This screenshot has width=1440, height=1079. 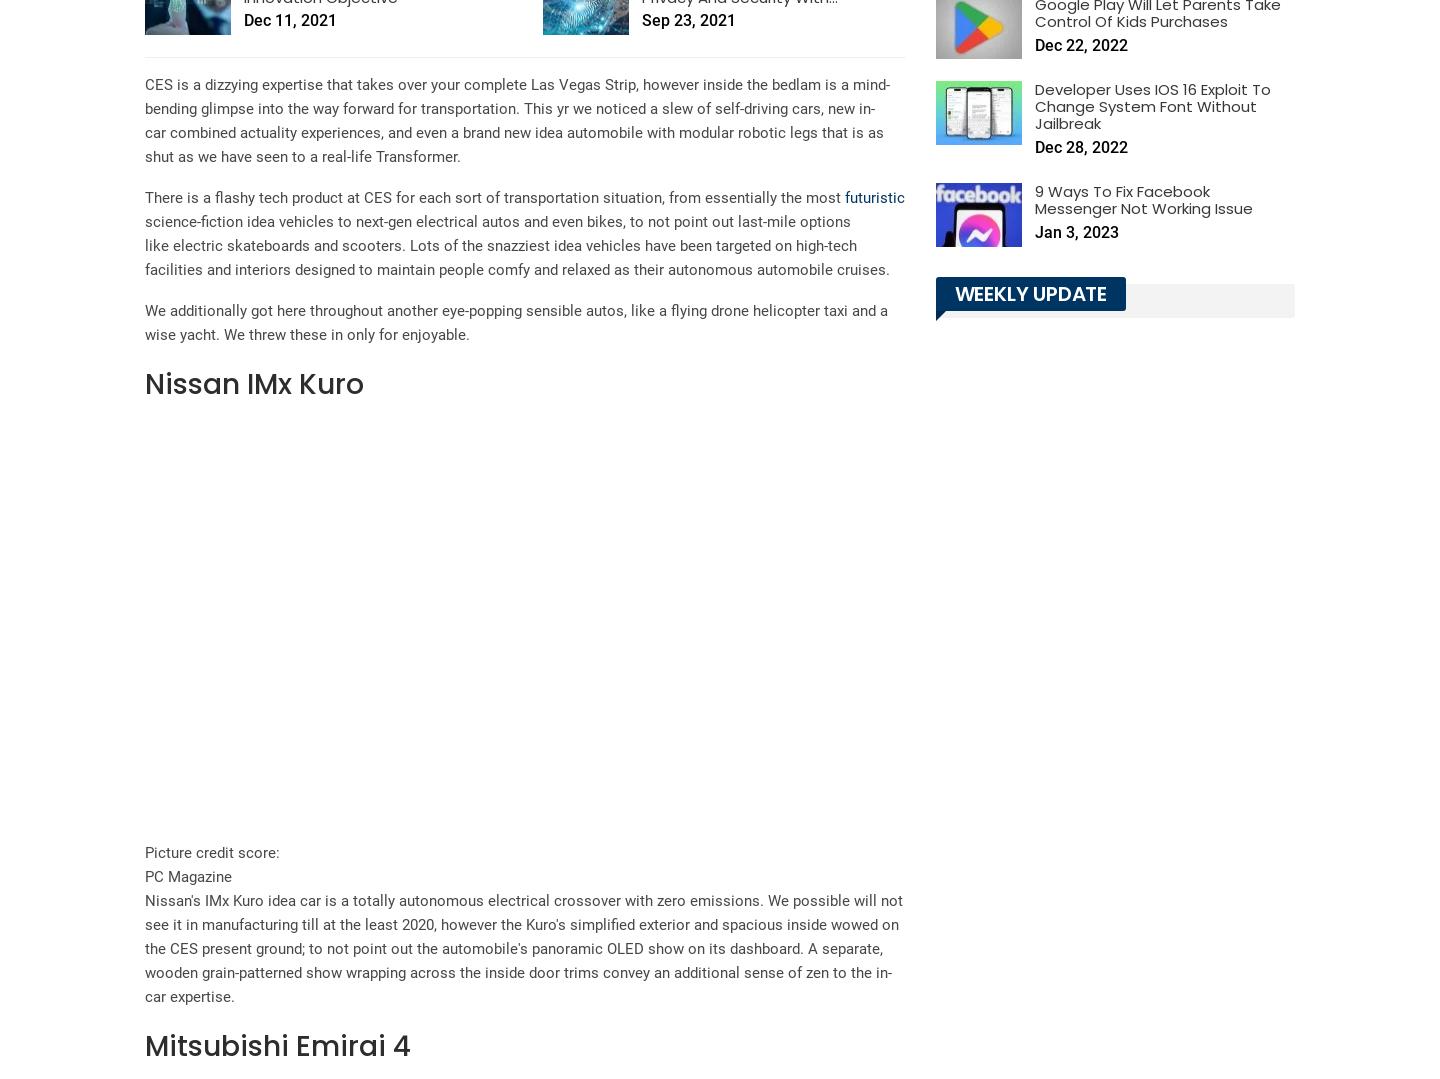 What do you see at coordinates (188, 876) in the screenshot?
I see `'PC Magazine'` at bounding box center [188, 876].